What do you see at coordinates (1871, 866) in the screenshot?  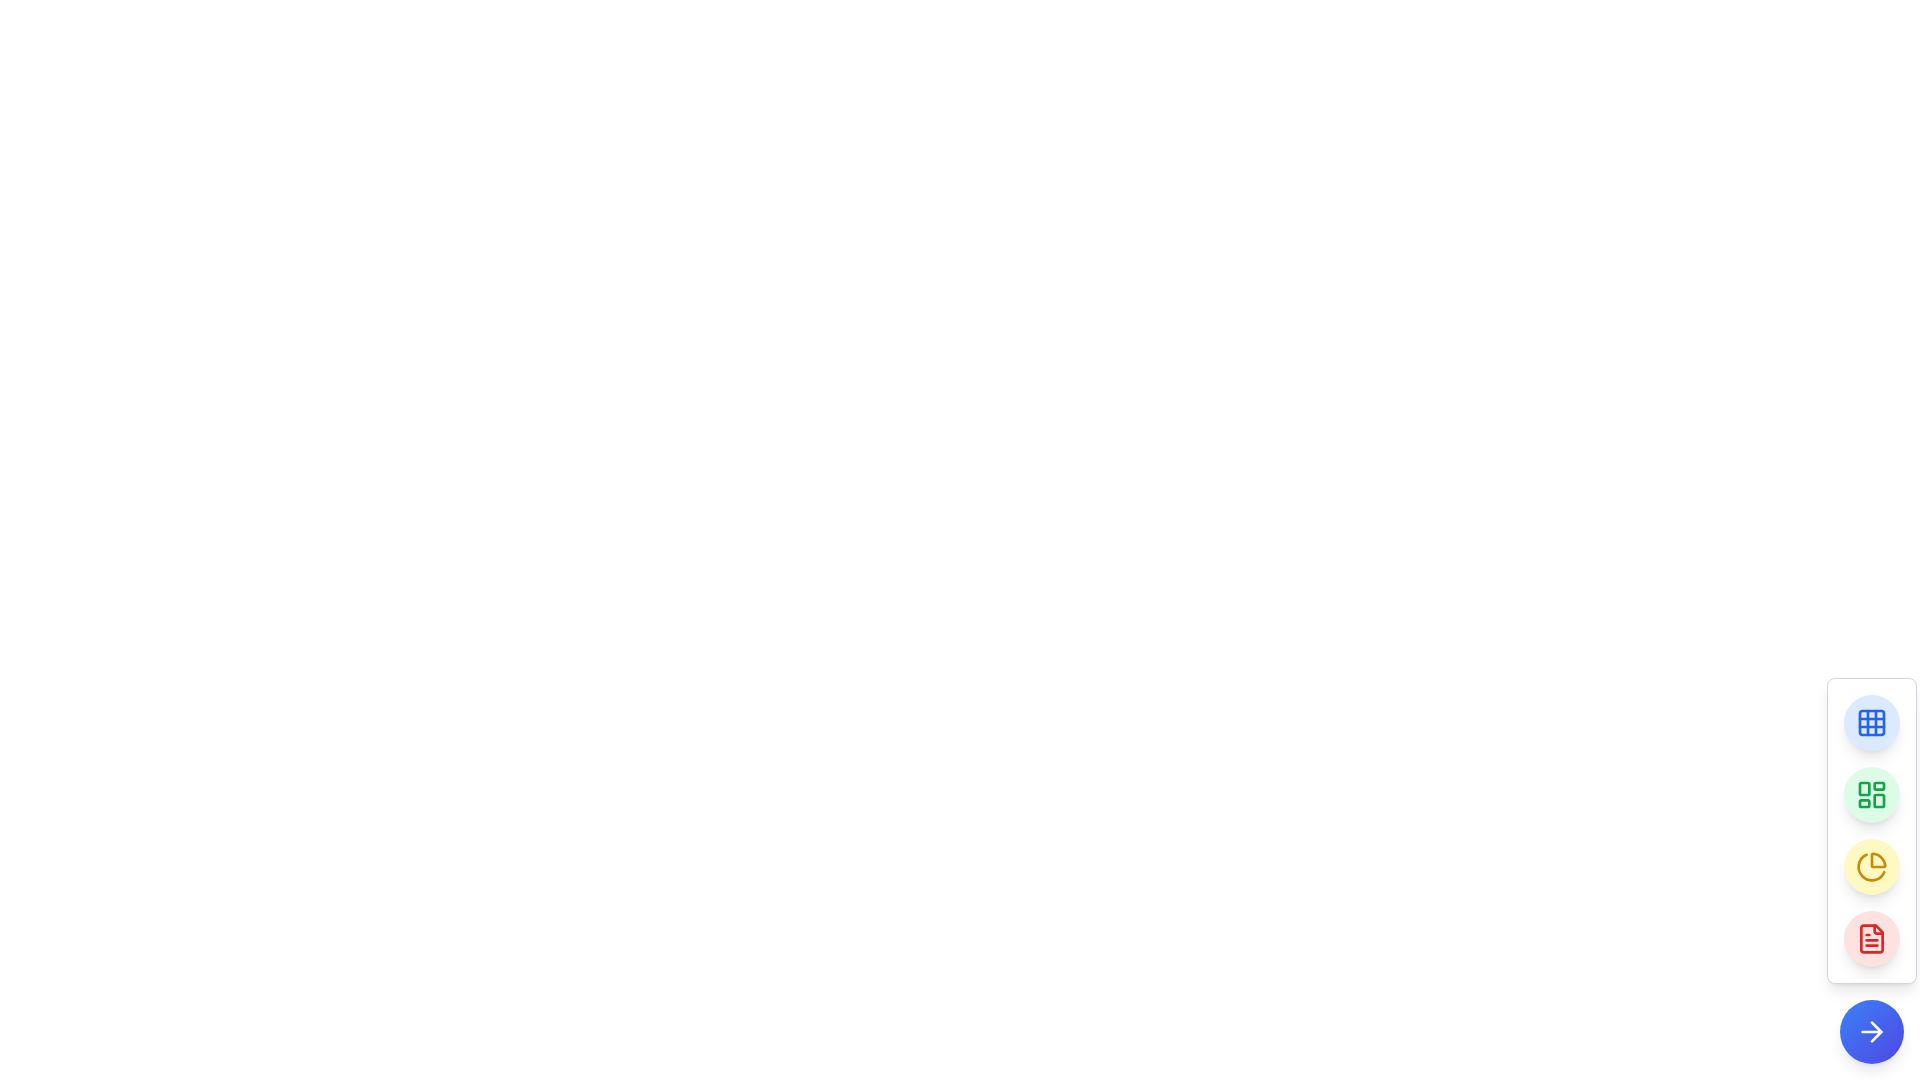 I see `the third button in the vertical stack located near the bottom-right of the interface` at bounding box center [1871, 866].